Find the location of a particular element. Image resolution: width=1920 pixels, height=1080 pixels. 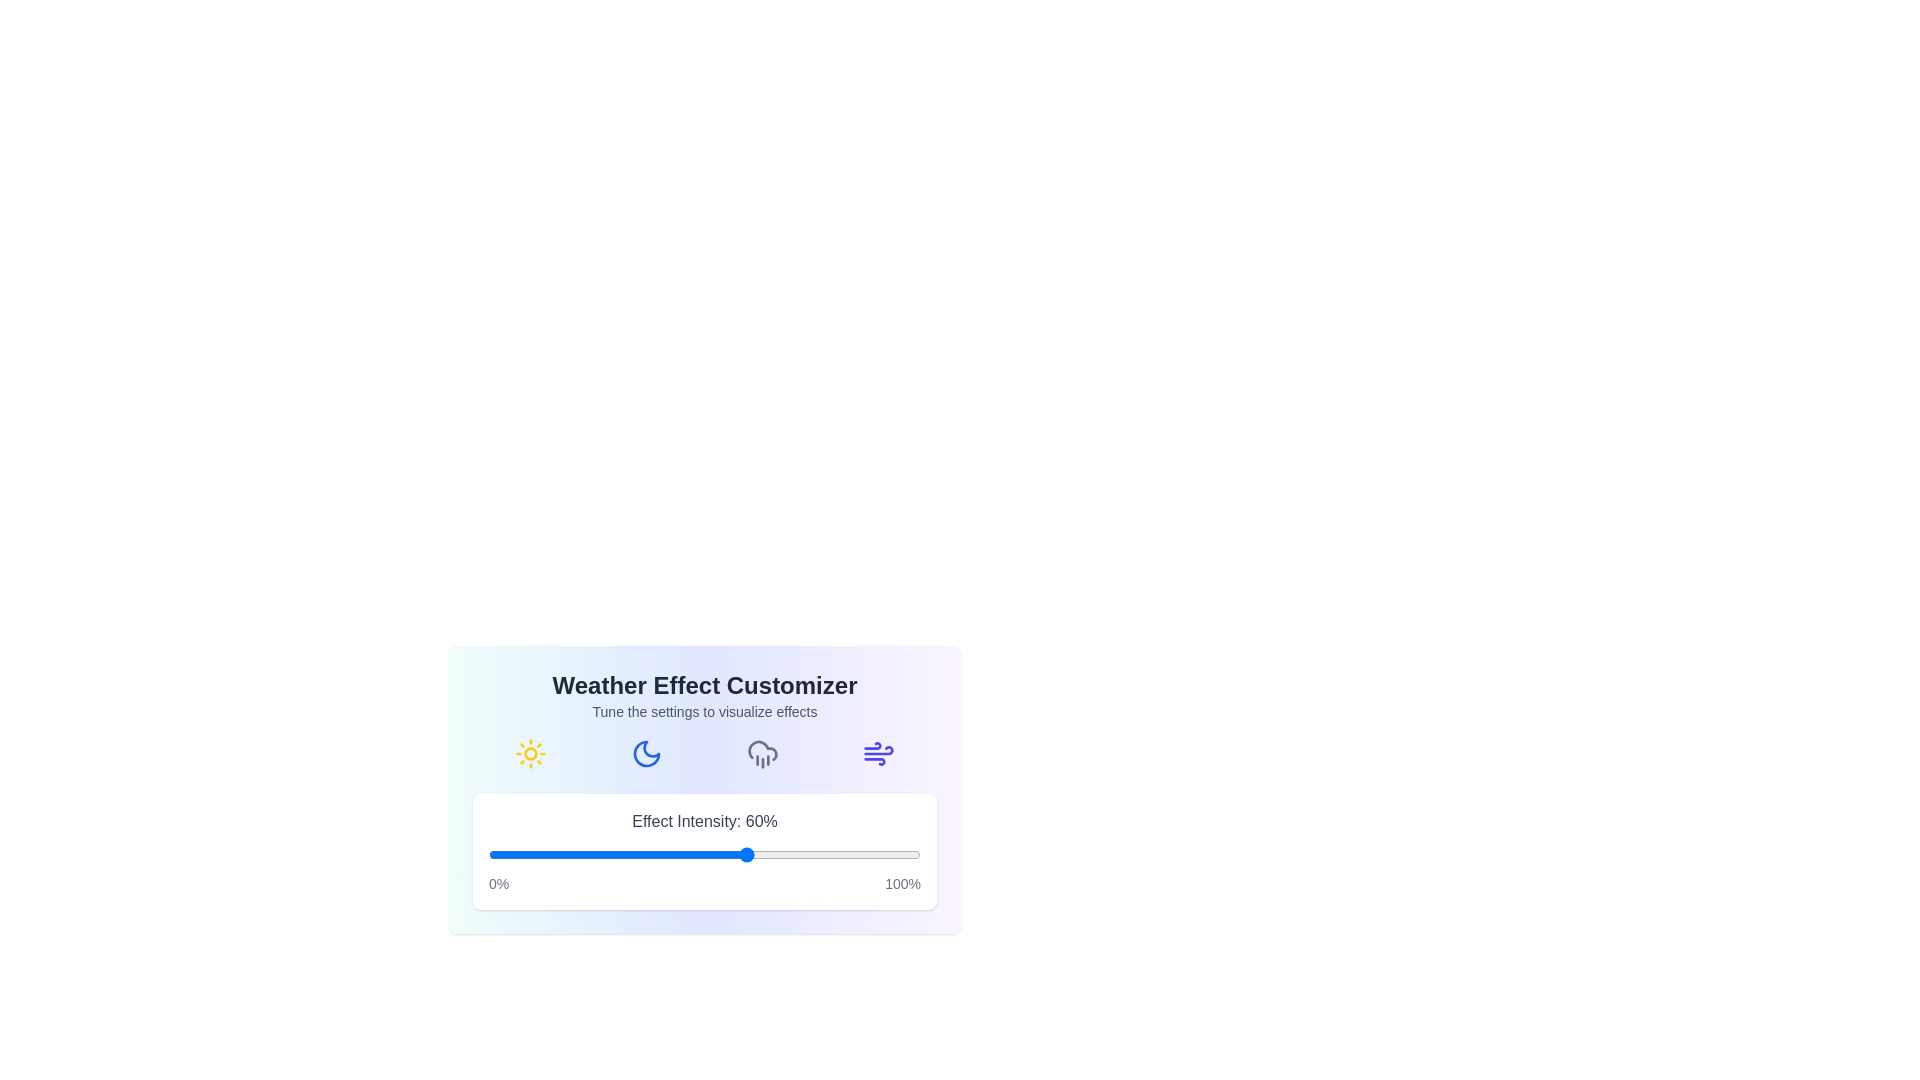

the effect intensity is located at coordinates (565, 855).